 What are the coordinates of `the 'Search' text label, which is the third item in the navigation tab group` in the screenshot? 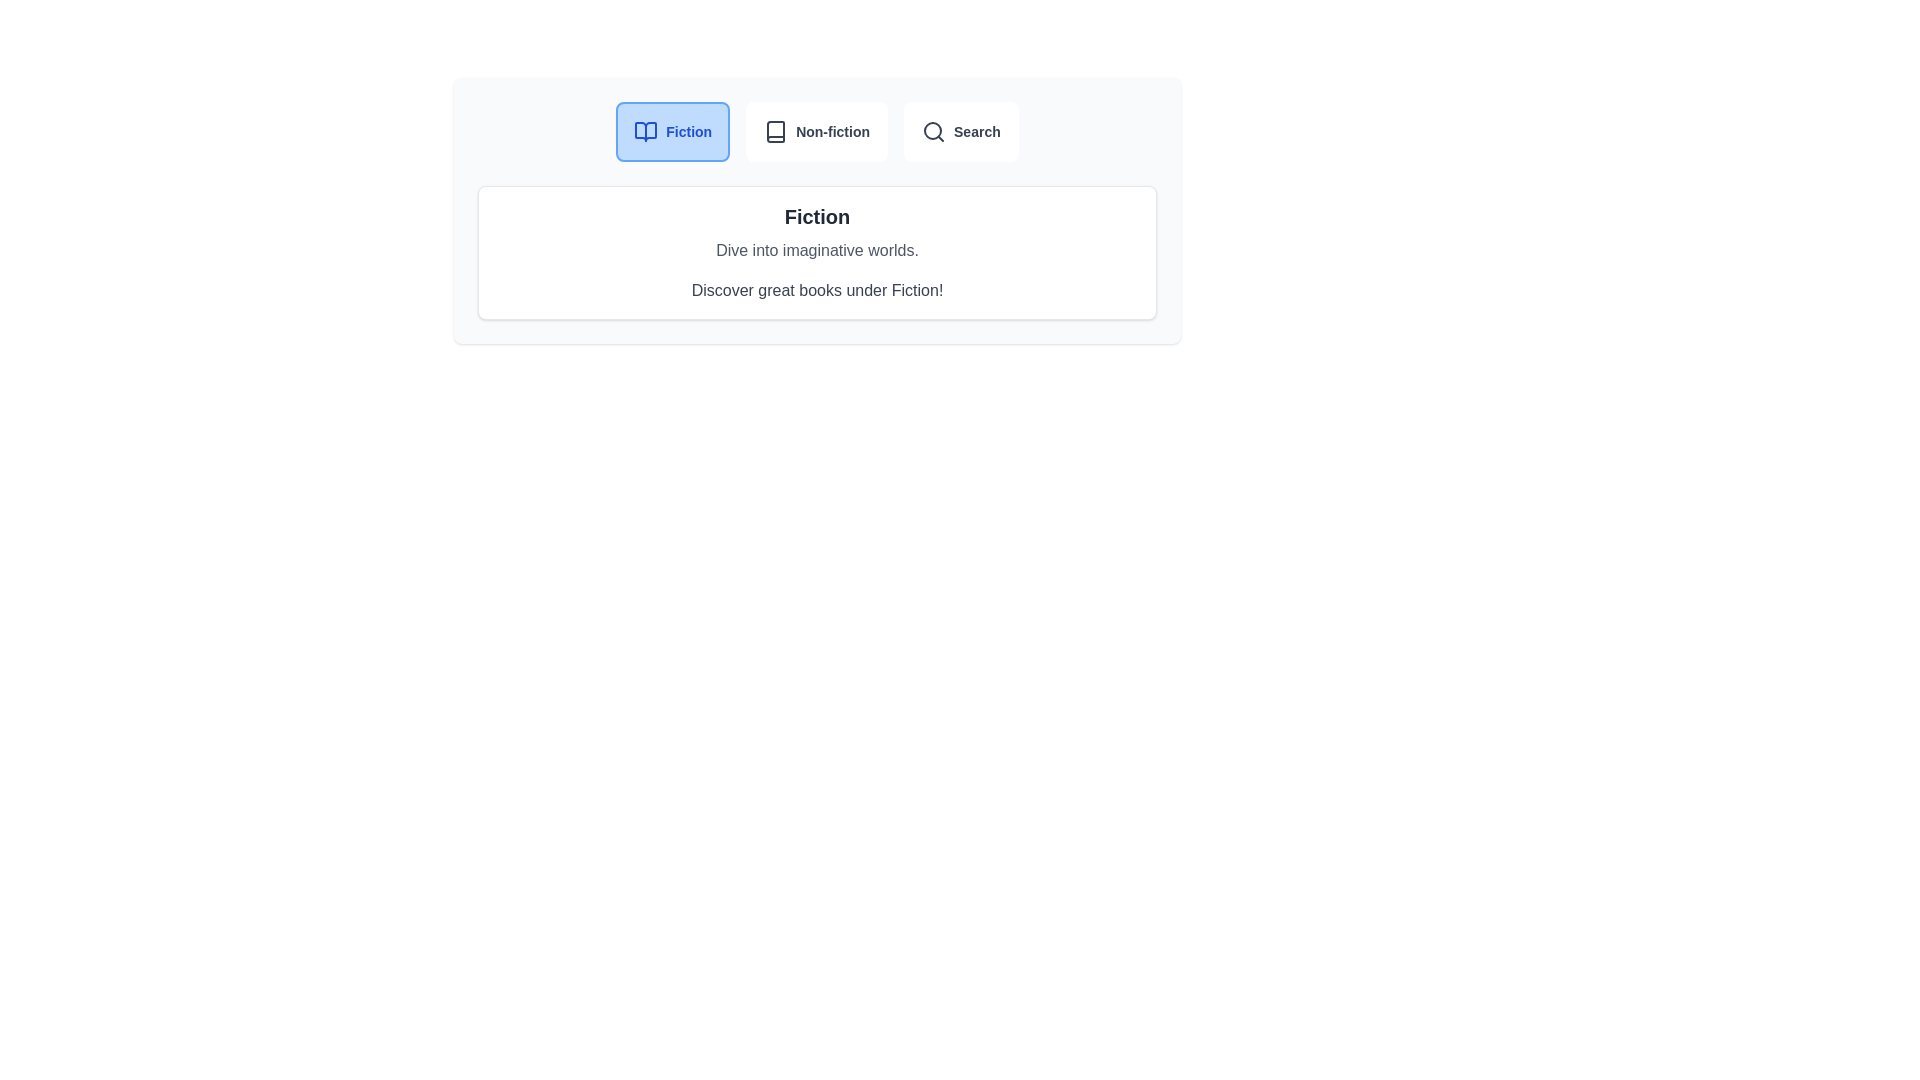 It's located at (977, 131).